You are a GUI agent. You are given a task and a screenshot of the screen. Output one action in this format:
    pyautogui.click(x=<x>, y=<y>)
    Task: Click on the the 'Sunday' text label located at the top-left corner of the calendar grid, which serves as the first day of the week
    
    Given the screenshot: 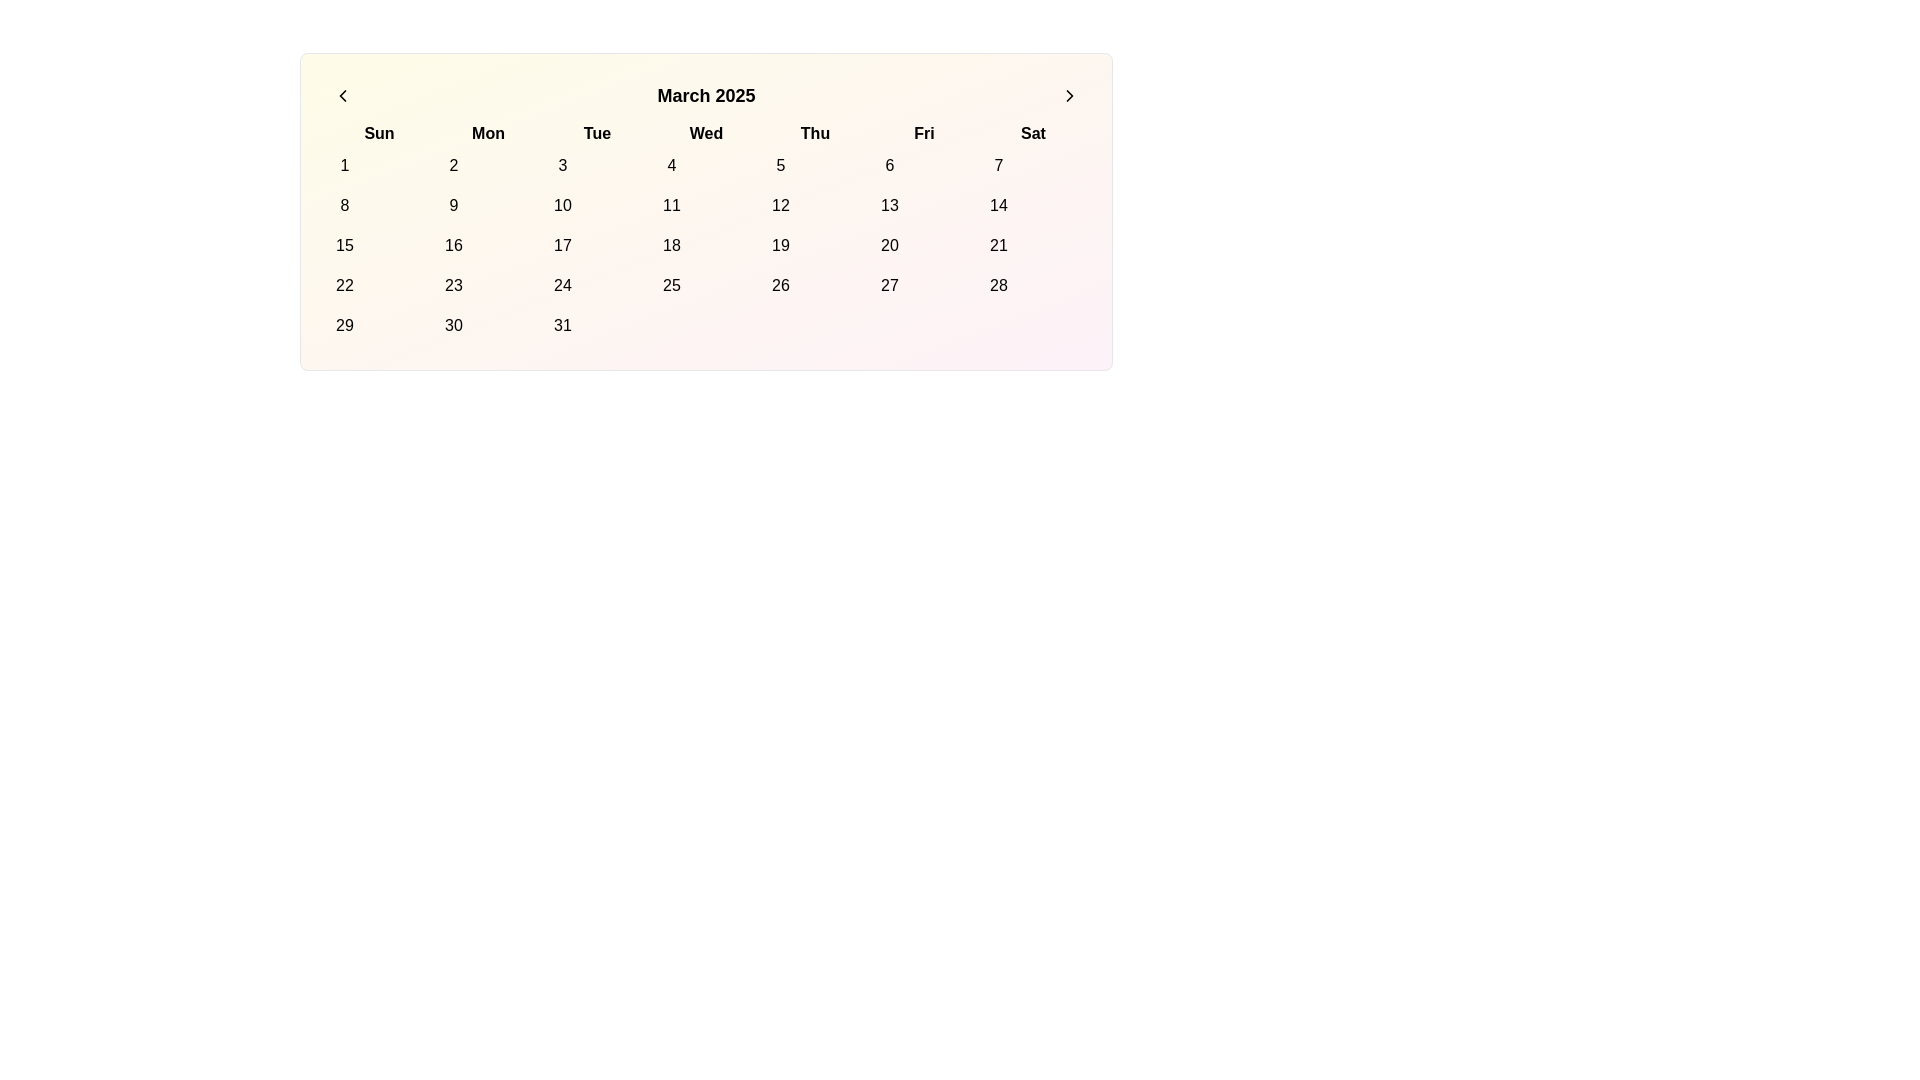 What is the action you would take?
    pyautogui.click(x=379, y=134)
    